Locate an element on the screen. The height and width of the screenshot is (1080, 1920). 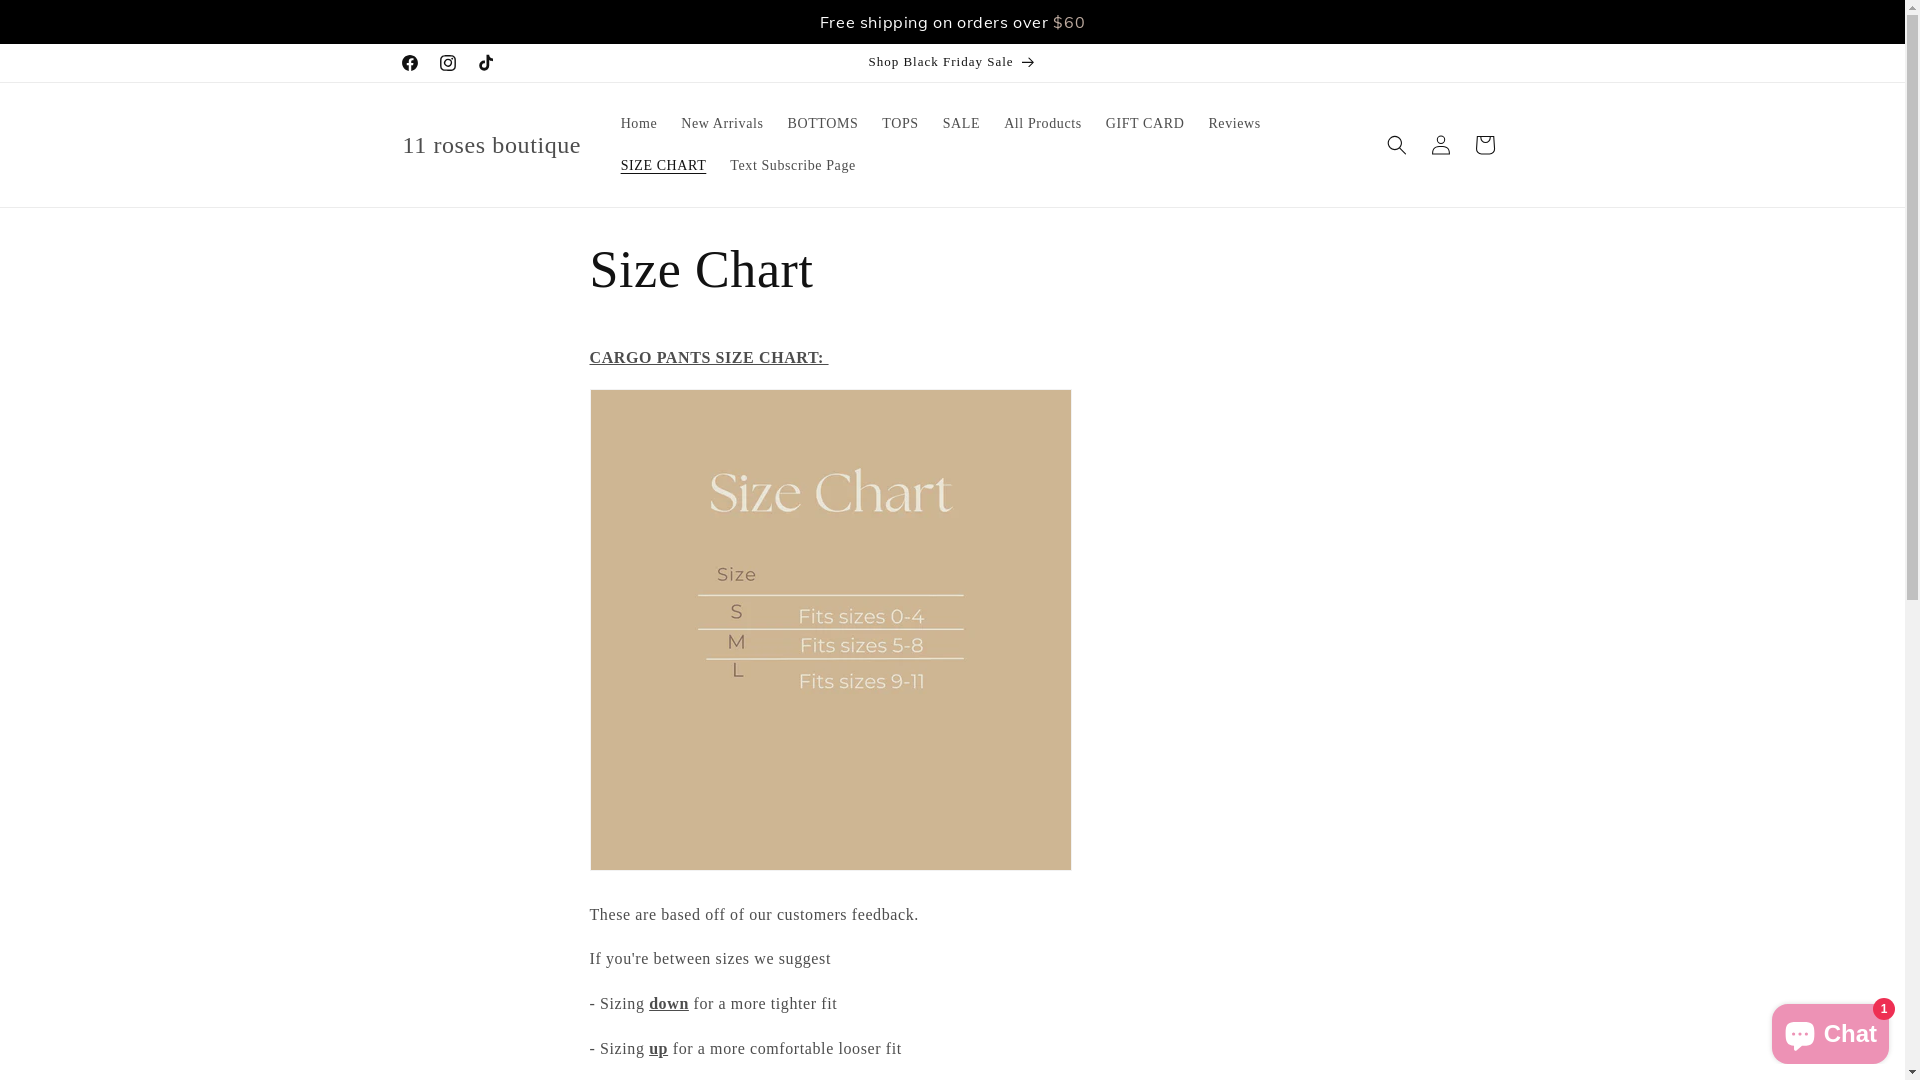
'BOTTOMS' is located at coordinates (823, 123).